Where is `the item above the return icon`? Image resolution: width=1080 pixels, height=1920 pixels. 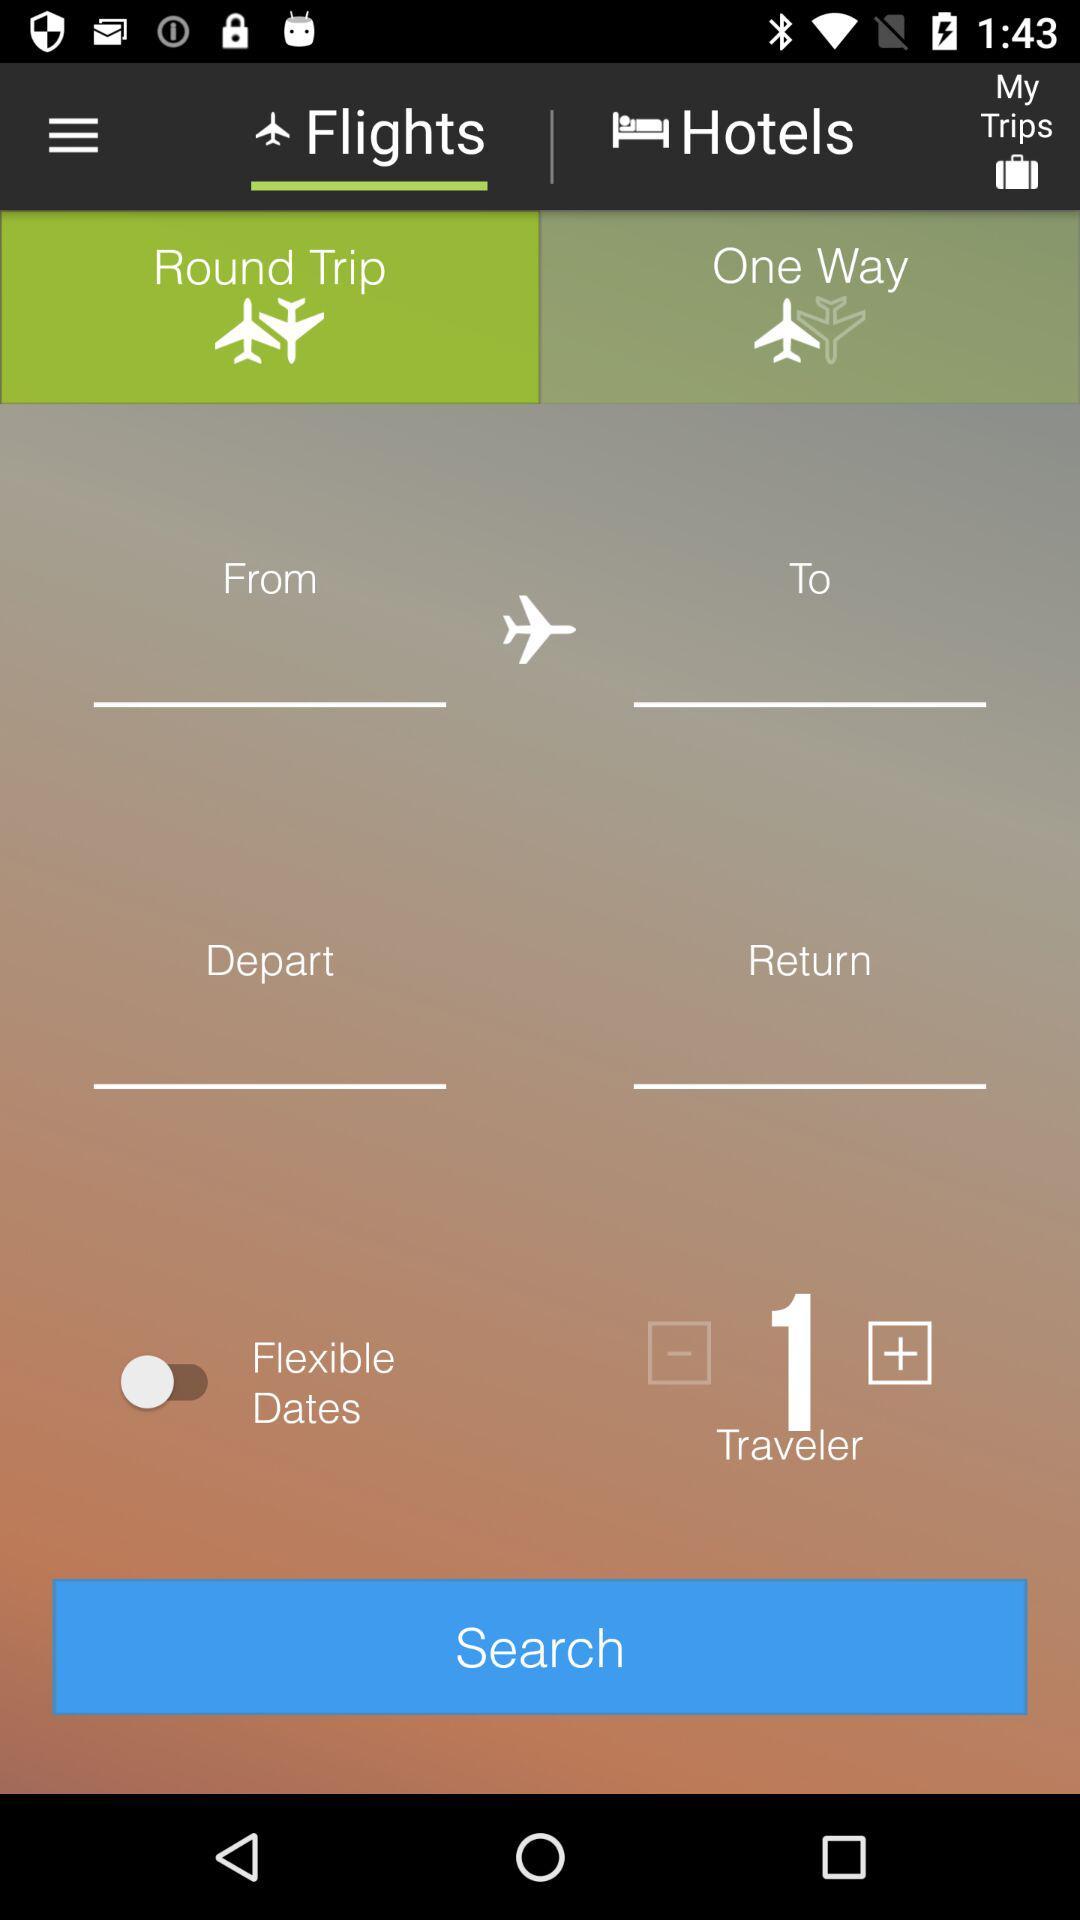 the item above the return icon is located at coordinates (810, 654).